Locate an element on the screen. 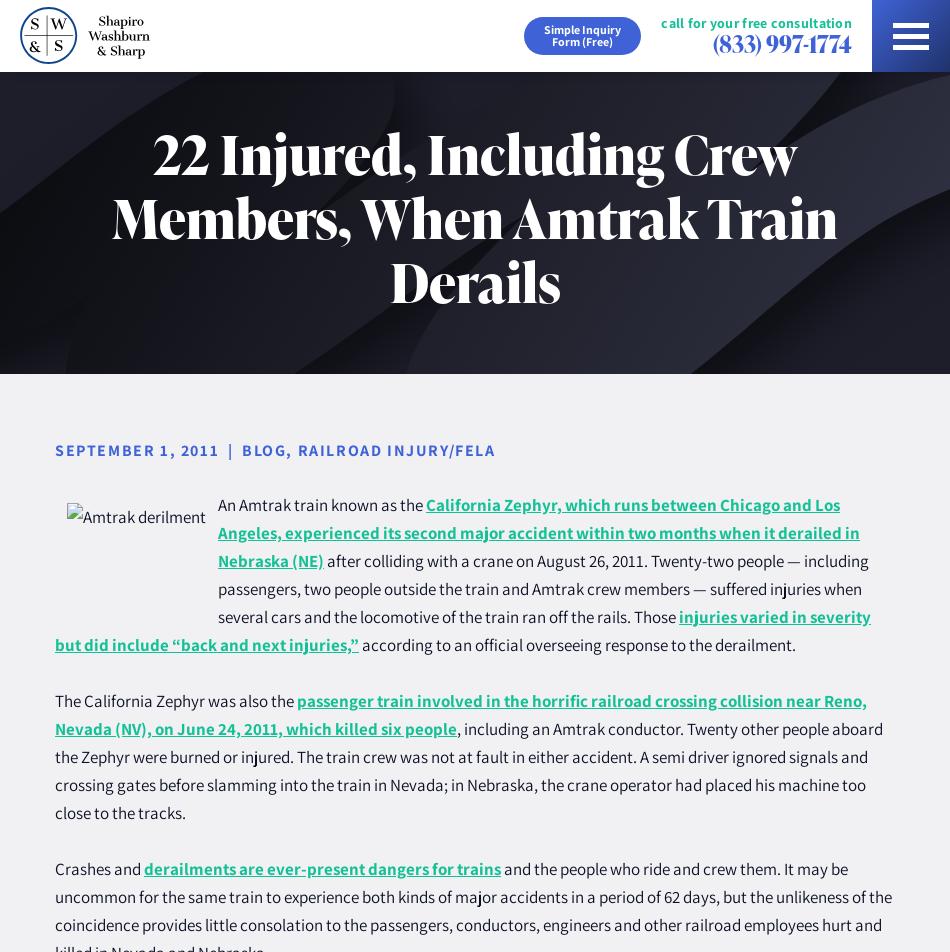 The width and height of the screenshot is (950, 952). 'passenger train involved in the horrific railroad crossing collision near Reno, Nevada (NV), on June 24, 2011, which killed six people' is located at coordinates (460, 715).